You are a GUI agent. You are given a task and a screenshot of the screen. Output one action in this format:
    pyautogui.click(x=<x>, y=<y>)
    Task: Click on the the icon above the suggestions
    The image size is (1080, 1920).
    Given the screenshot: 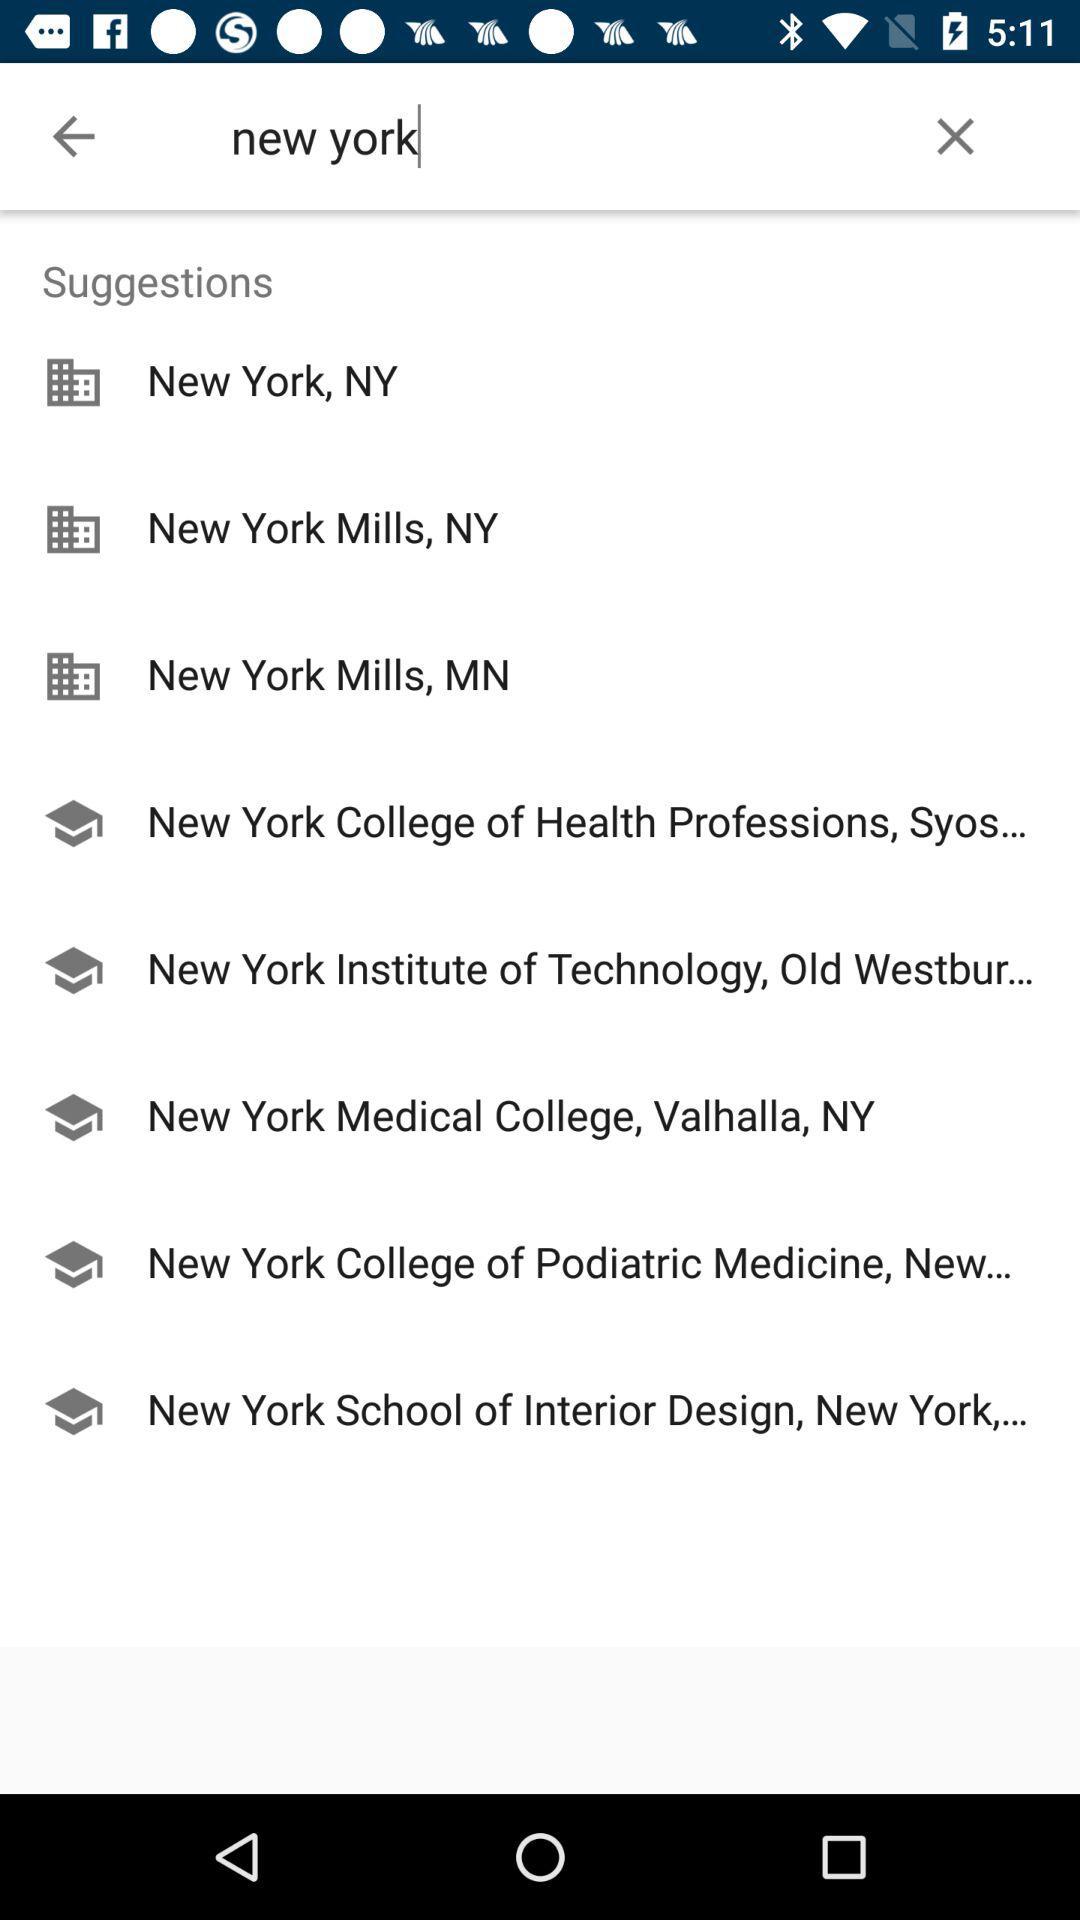 What is the action you would take?
    pyautogui.click(x=72, y=135)
    